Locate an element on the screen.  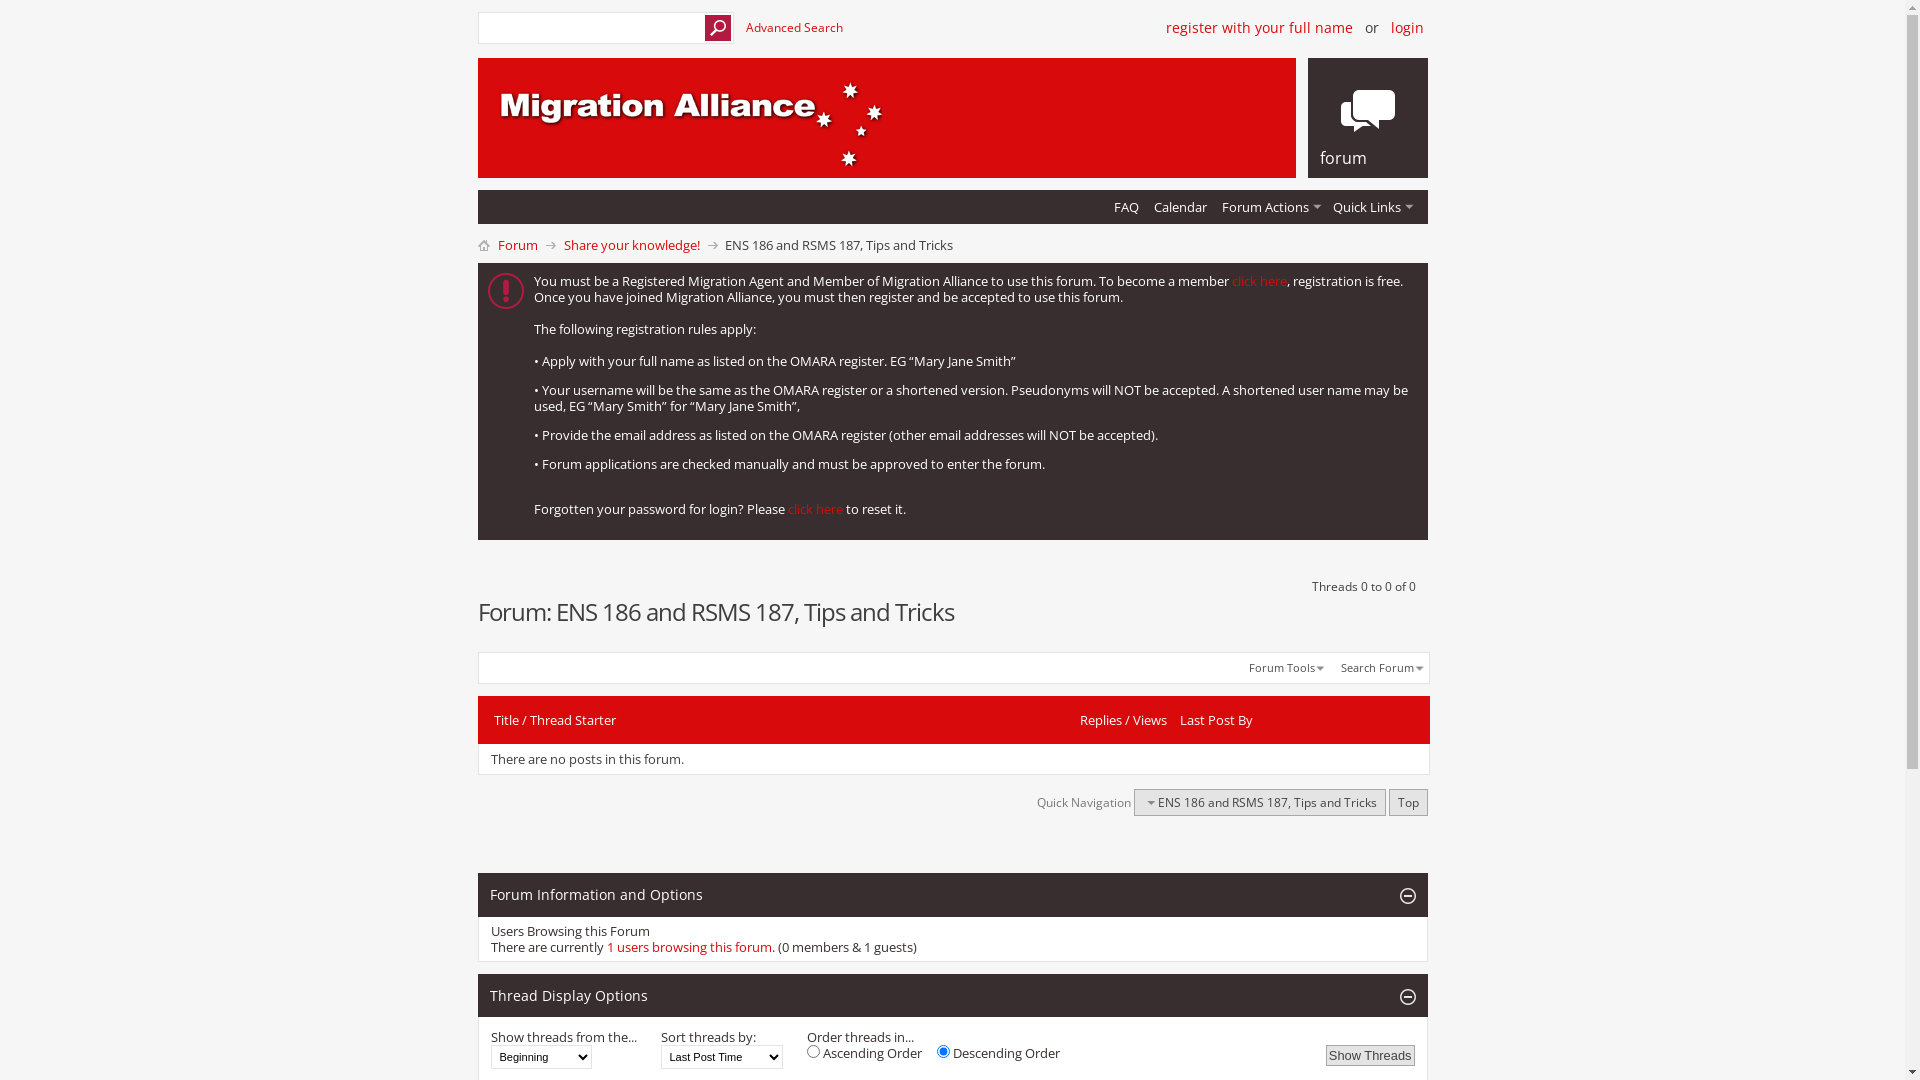
'Calendar' is located at coordinates (1147, 207).